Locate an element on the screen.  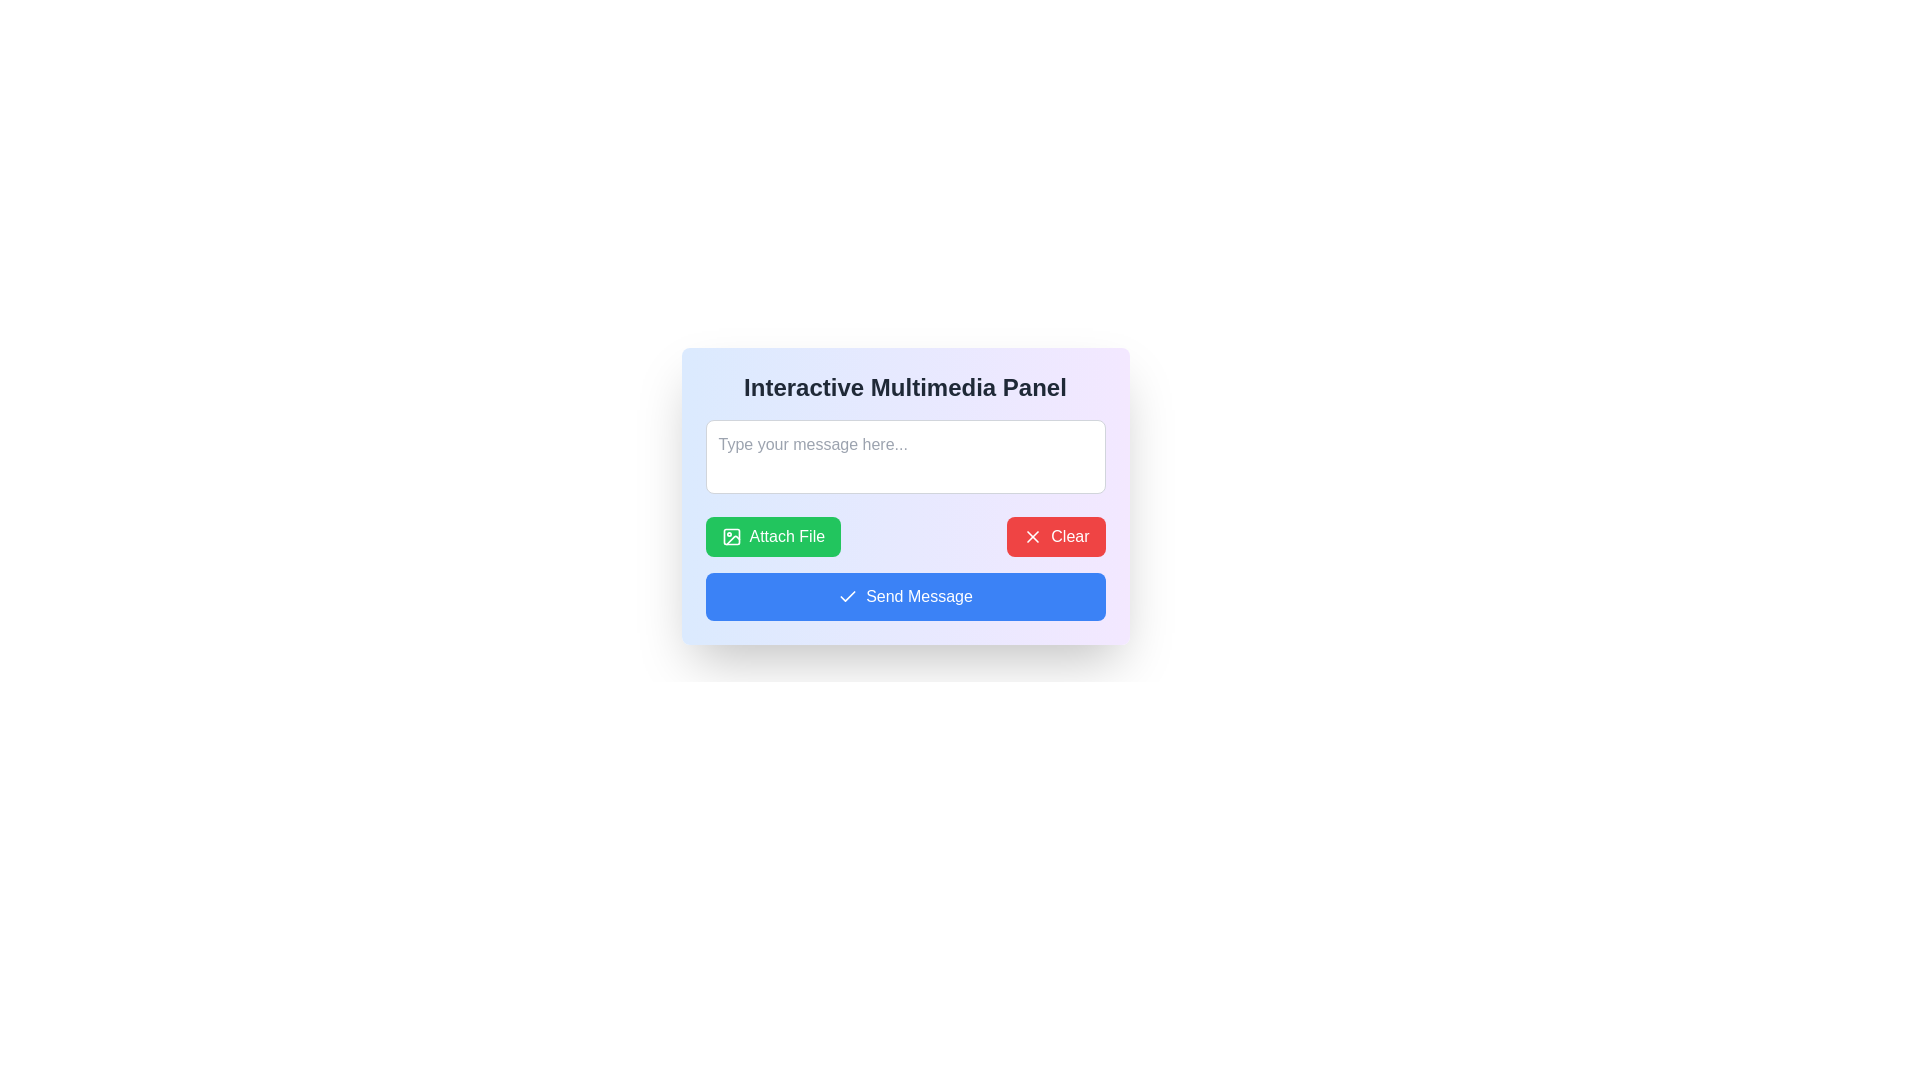
the 'X' icon with a red background and white stroke, located to the left of the text label inside the 'Clear' button in the top-right corner of the interactive panel is located at coordinates (1033, 535).